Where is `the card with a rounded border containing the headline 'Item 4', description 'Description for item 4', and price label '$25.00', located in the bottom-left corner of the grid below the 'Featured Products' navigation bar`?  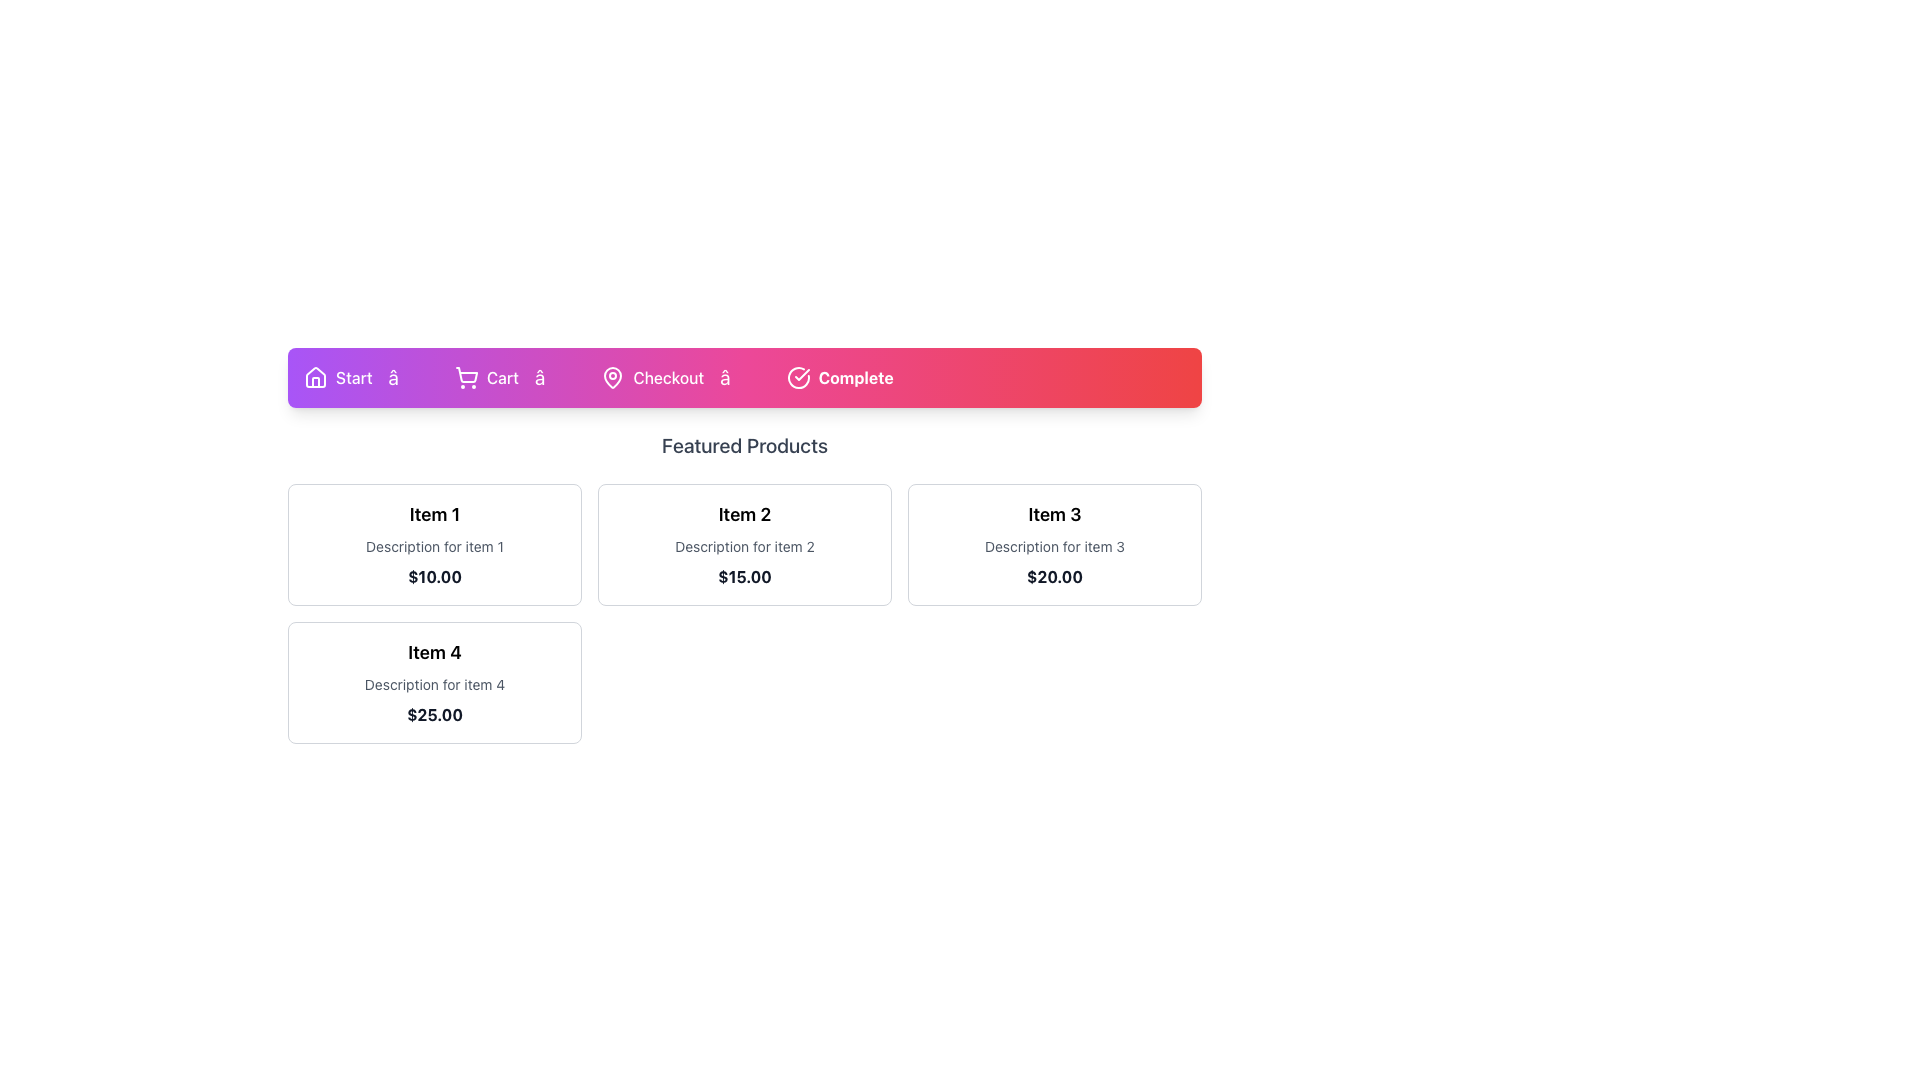
the card with a rounded border containing the headline 'Item 4', description 'Description for item 4', and price label '$25.00', located in the bottom-left corner of the grid below the 'Featured Products' navigation bar is located at coordinates (434, 681).